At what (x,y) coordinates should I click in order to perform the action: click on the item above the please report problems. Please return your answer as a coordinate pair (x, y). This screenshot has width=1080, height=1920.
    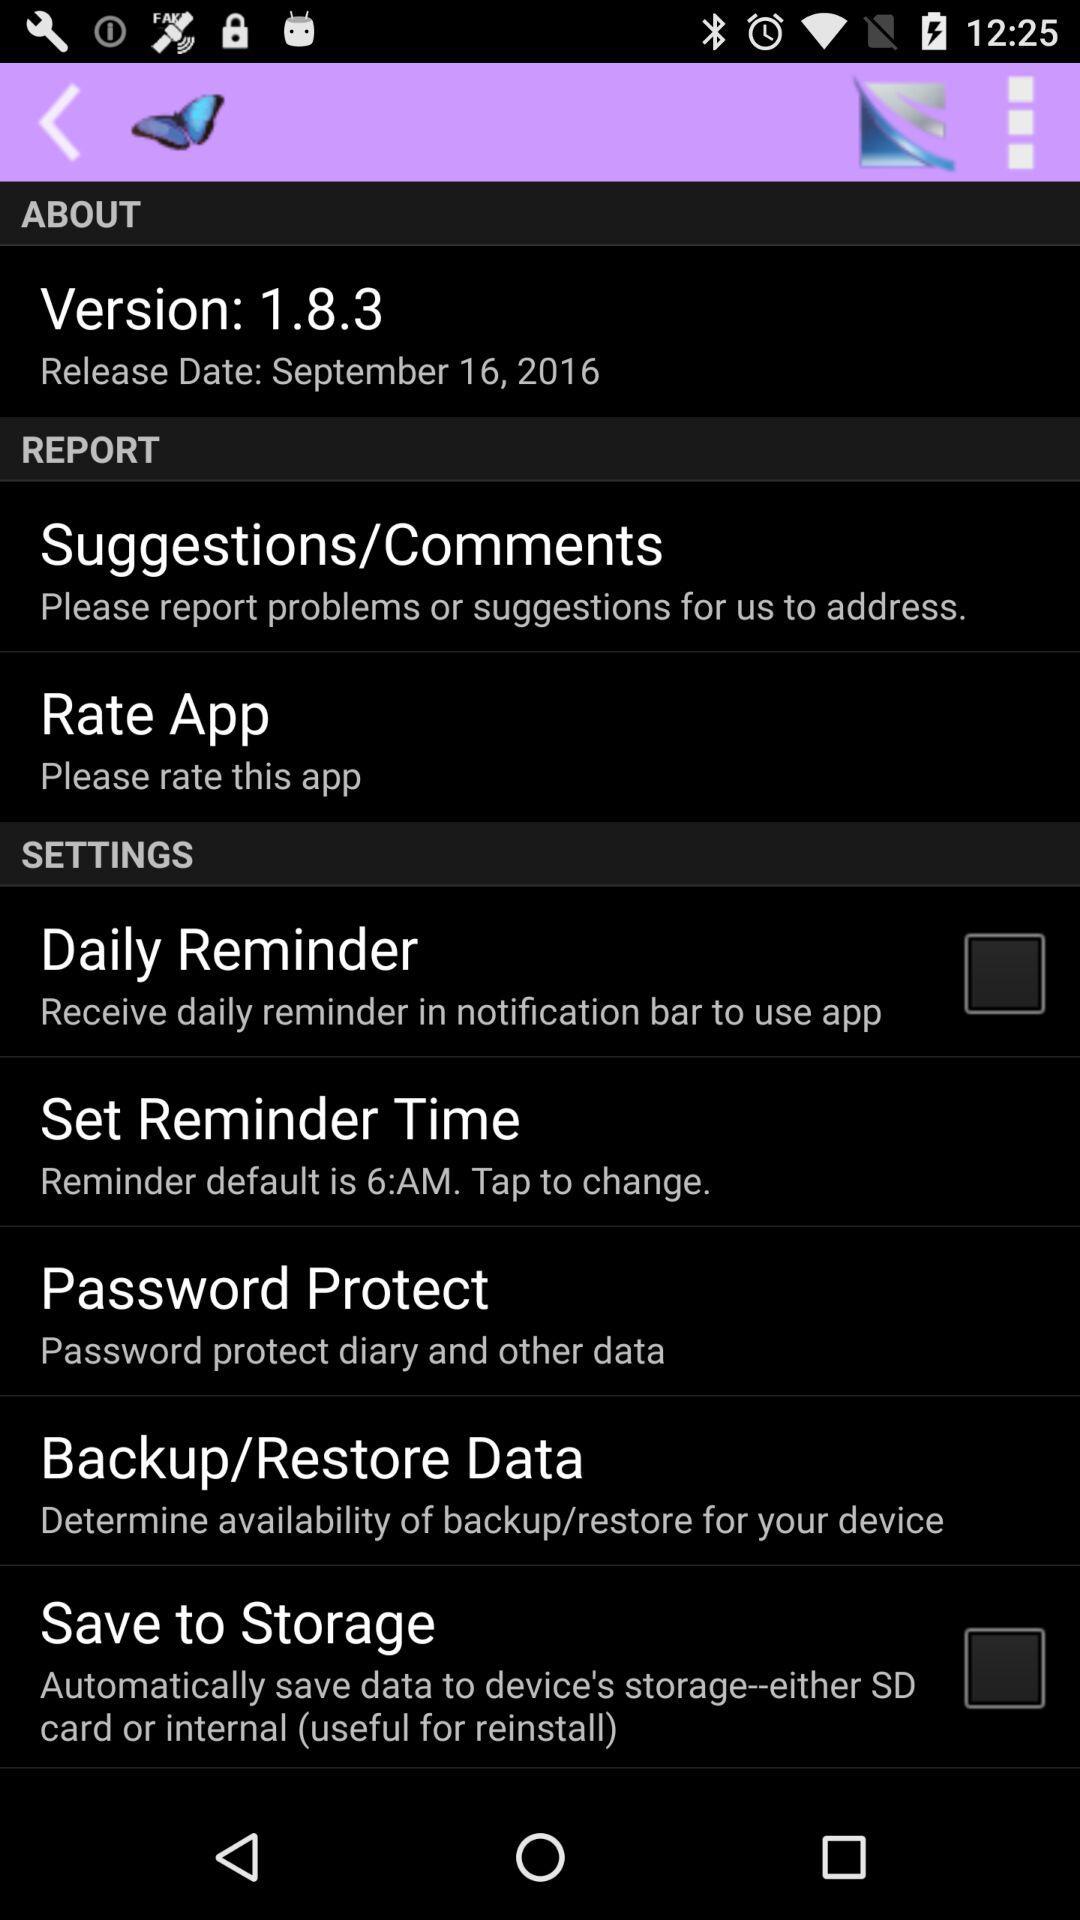
    Looking at the image, I should click on (351, 541).